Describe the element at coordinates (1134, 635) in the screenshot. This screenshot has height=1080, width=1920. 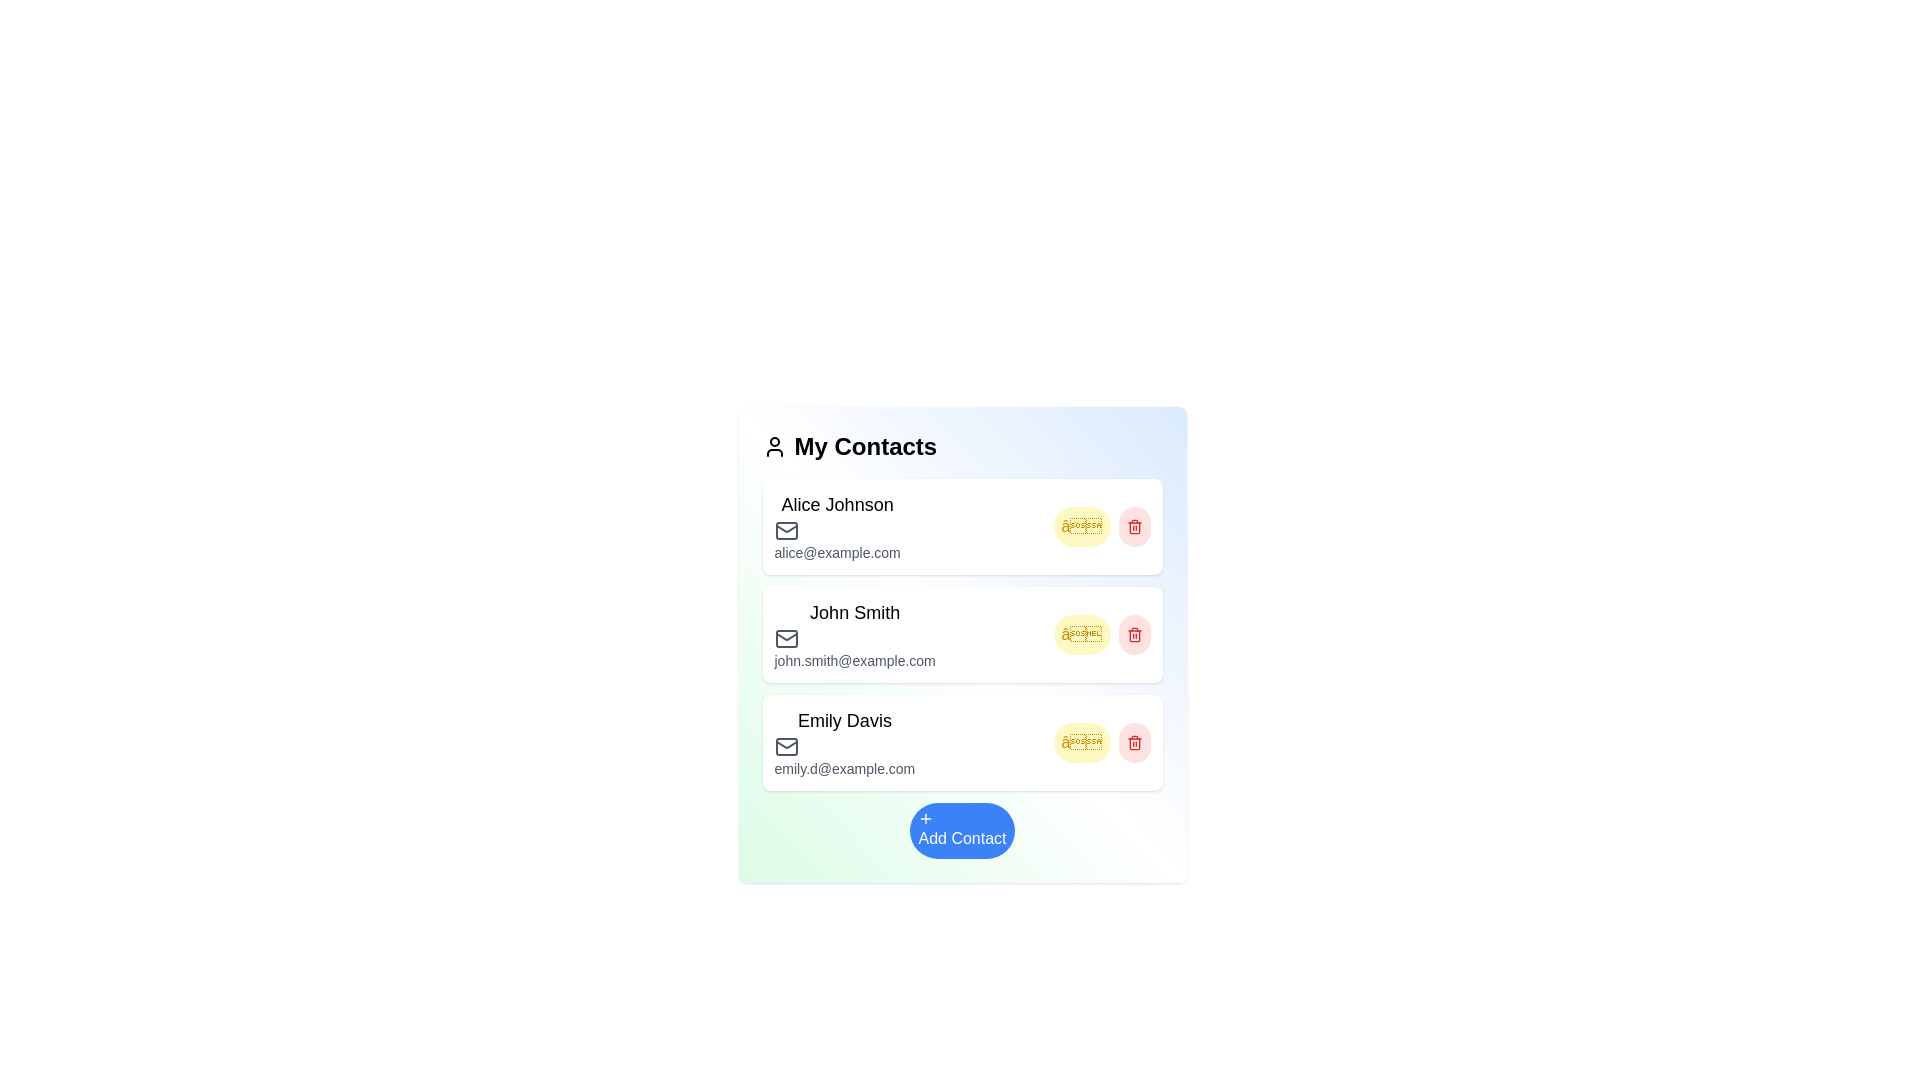
I see `the delete button for the contact John Smith` at that location.